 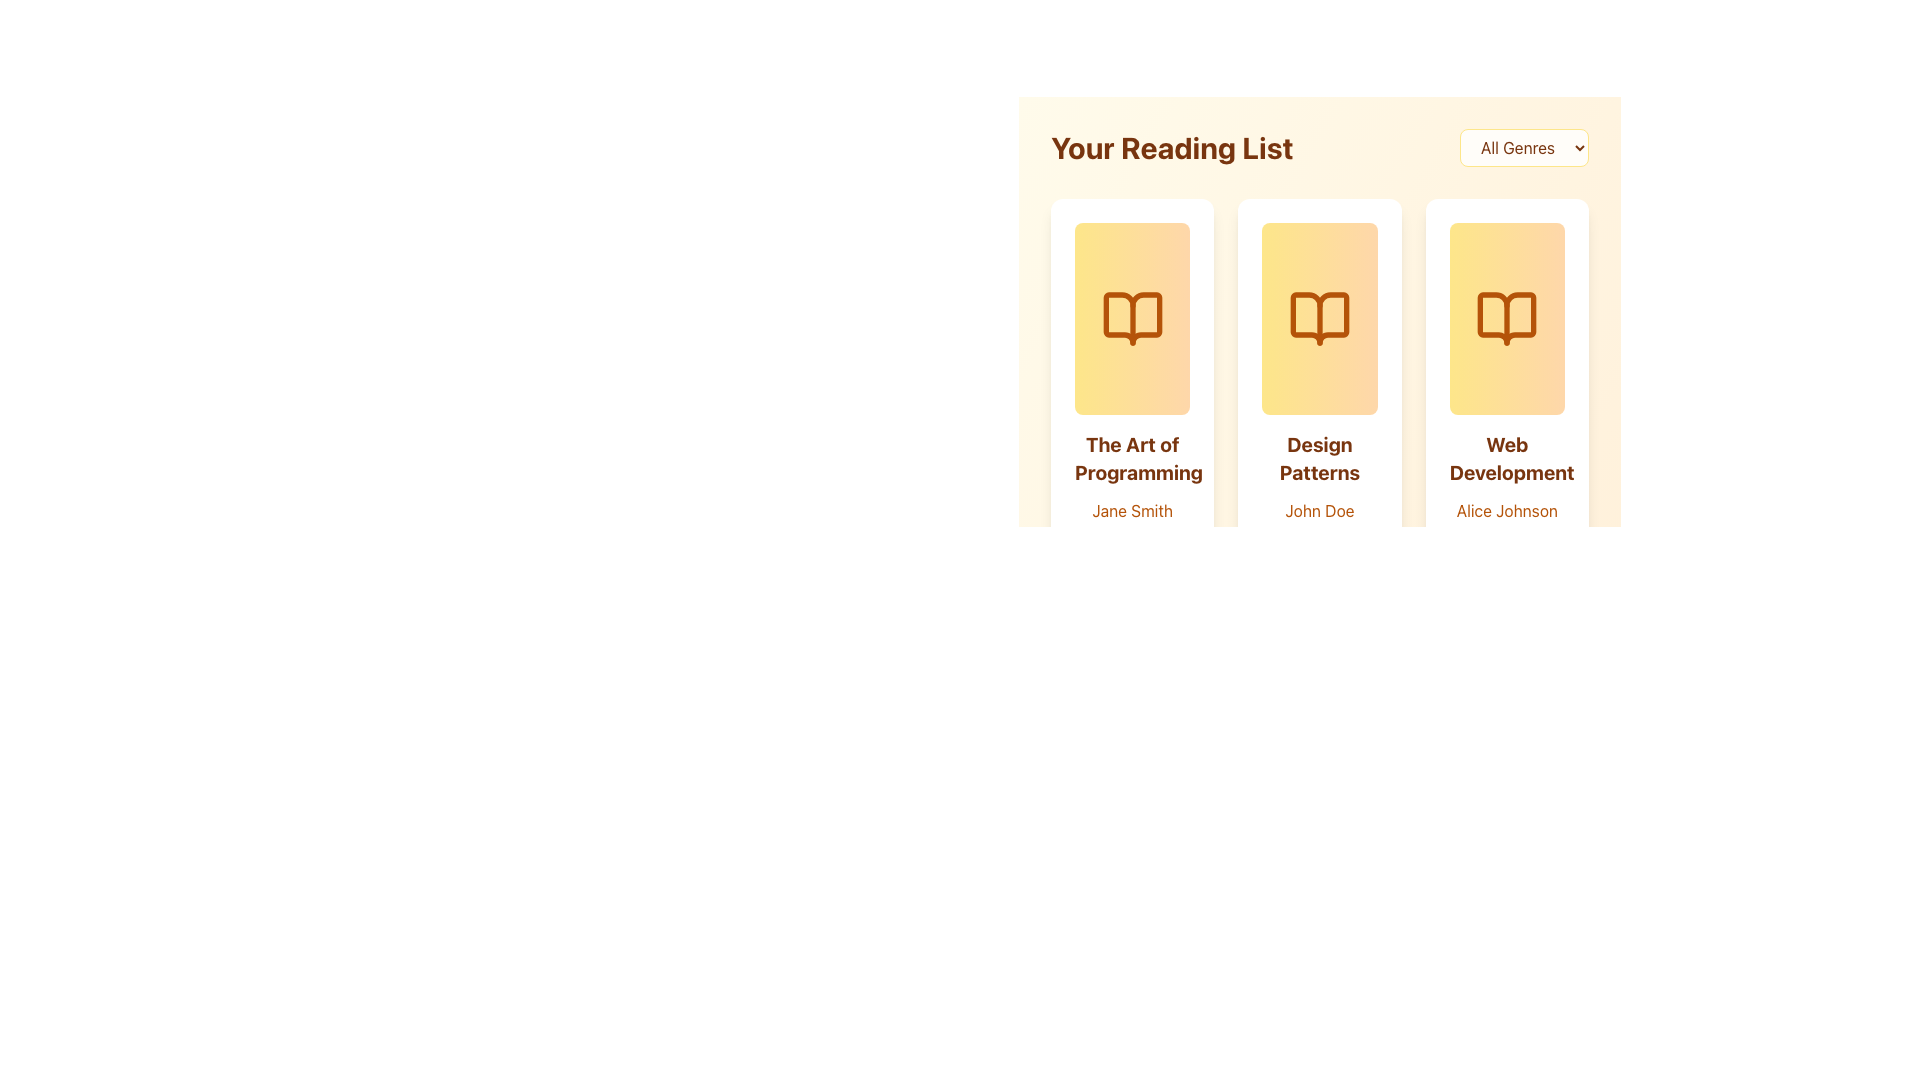 What do you see at coordinates (1132, 640) in the screenshot?
I see `the bookmark button, which is the second button in a horizontal set of similar buttons located below the 'Your Reading List' section` at bounding box center [1132, 640].